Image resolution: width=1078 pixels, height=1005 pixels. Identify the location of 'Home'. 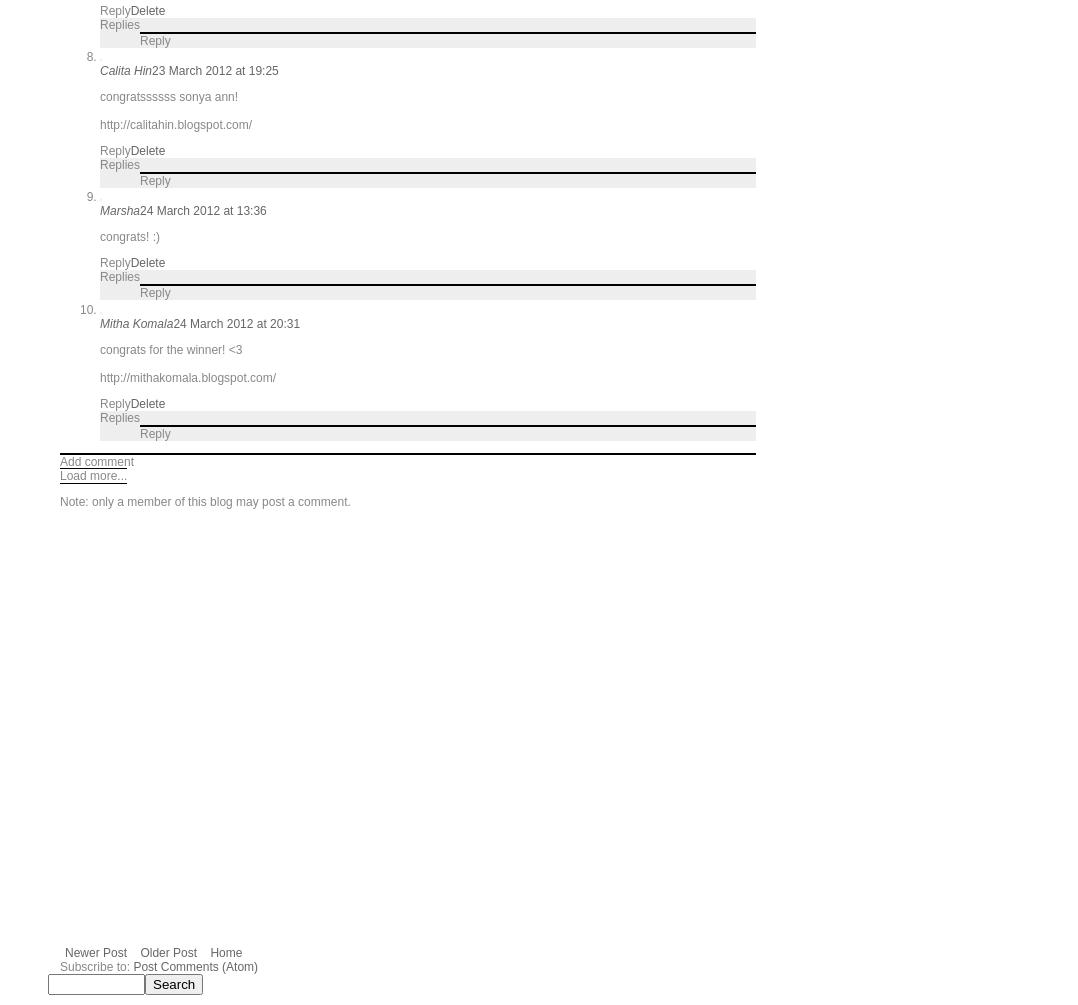
(225, 951).